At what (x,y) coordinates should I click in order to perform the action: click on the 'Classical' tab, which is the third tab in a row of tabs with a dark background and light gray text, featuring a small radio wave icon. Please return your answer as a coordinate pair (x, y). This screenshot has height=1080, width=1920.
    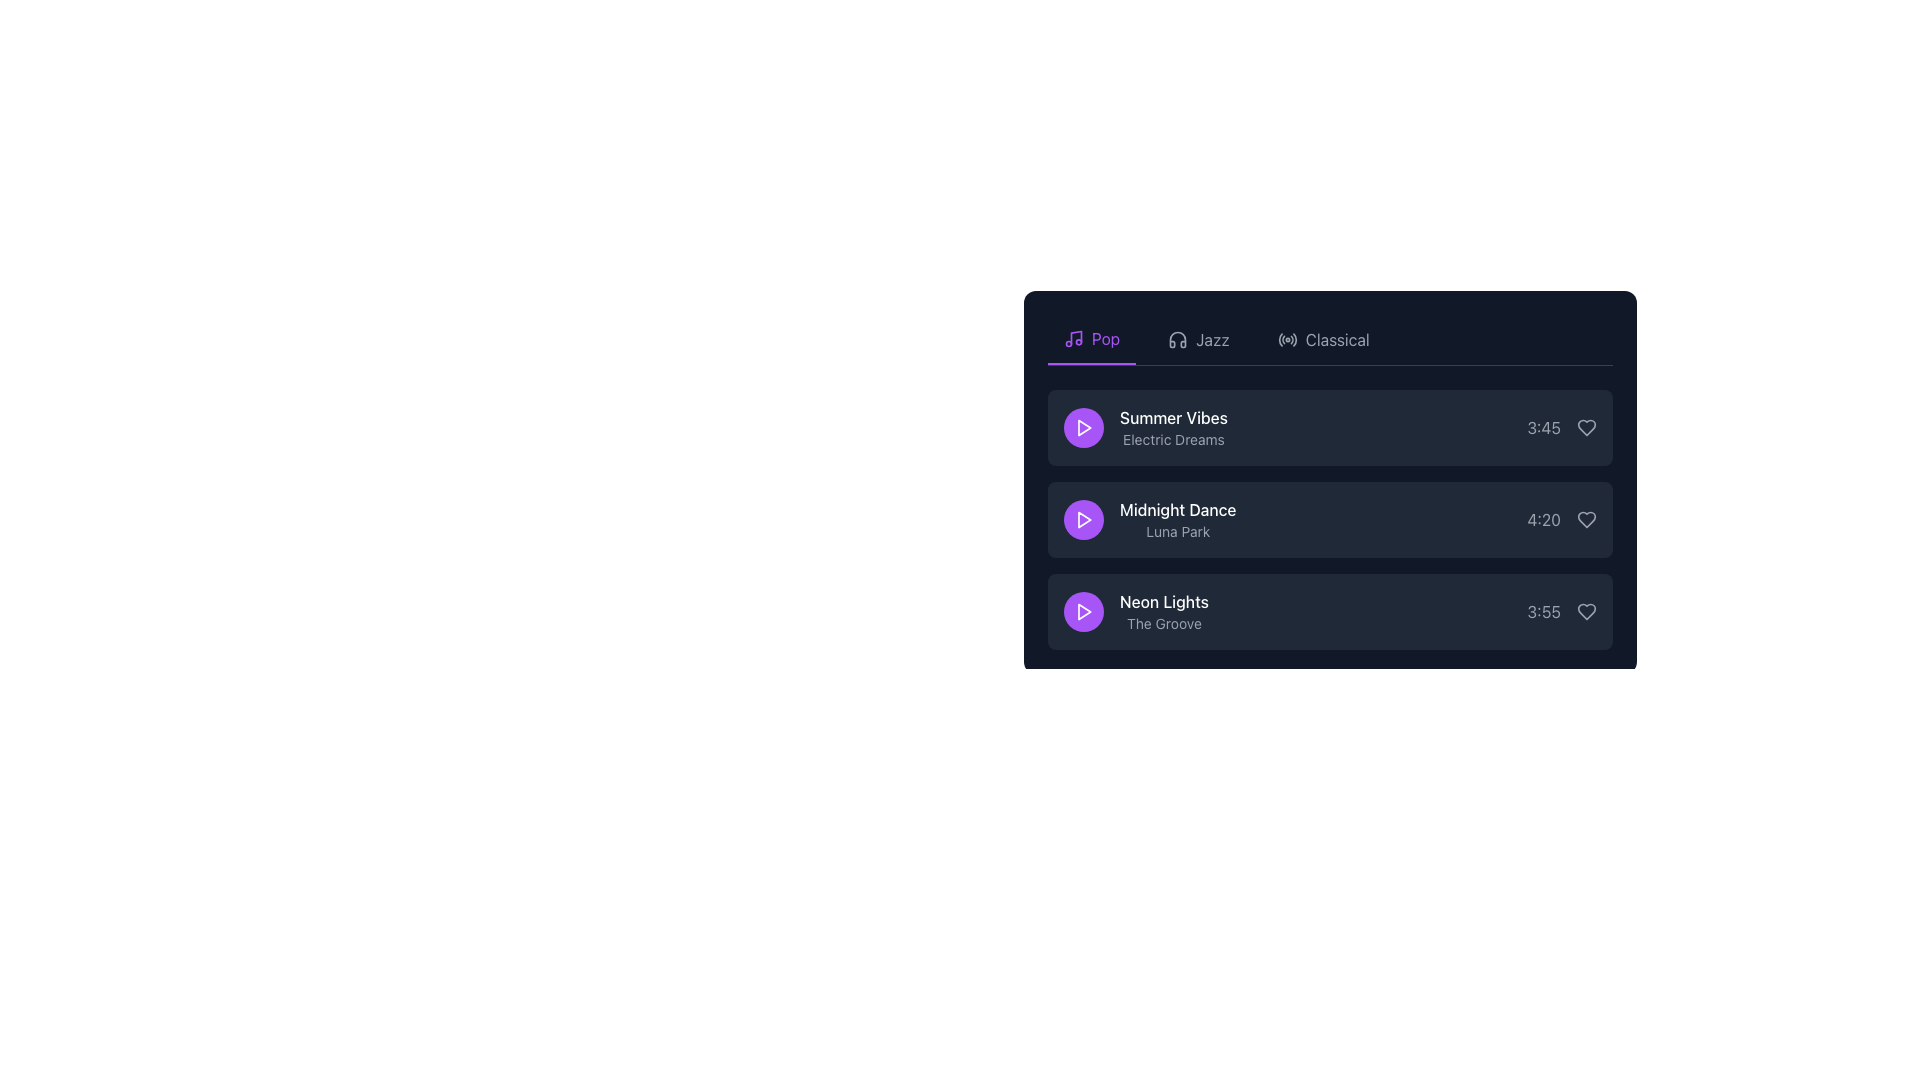
    Looking at the image, I should click on (1323, 338).